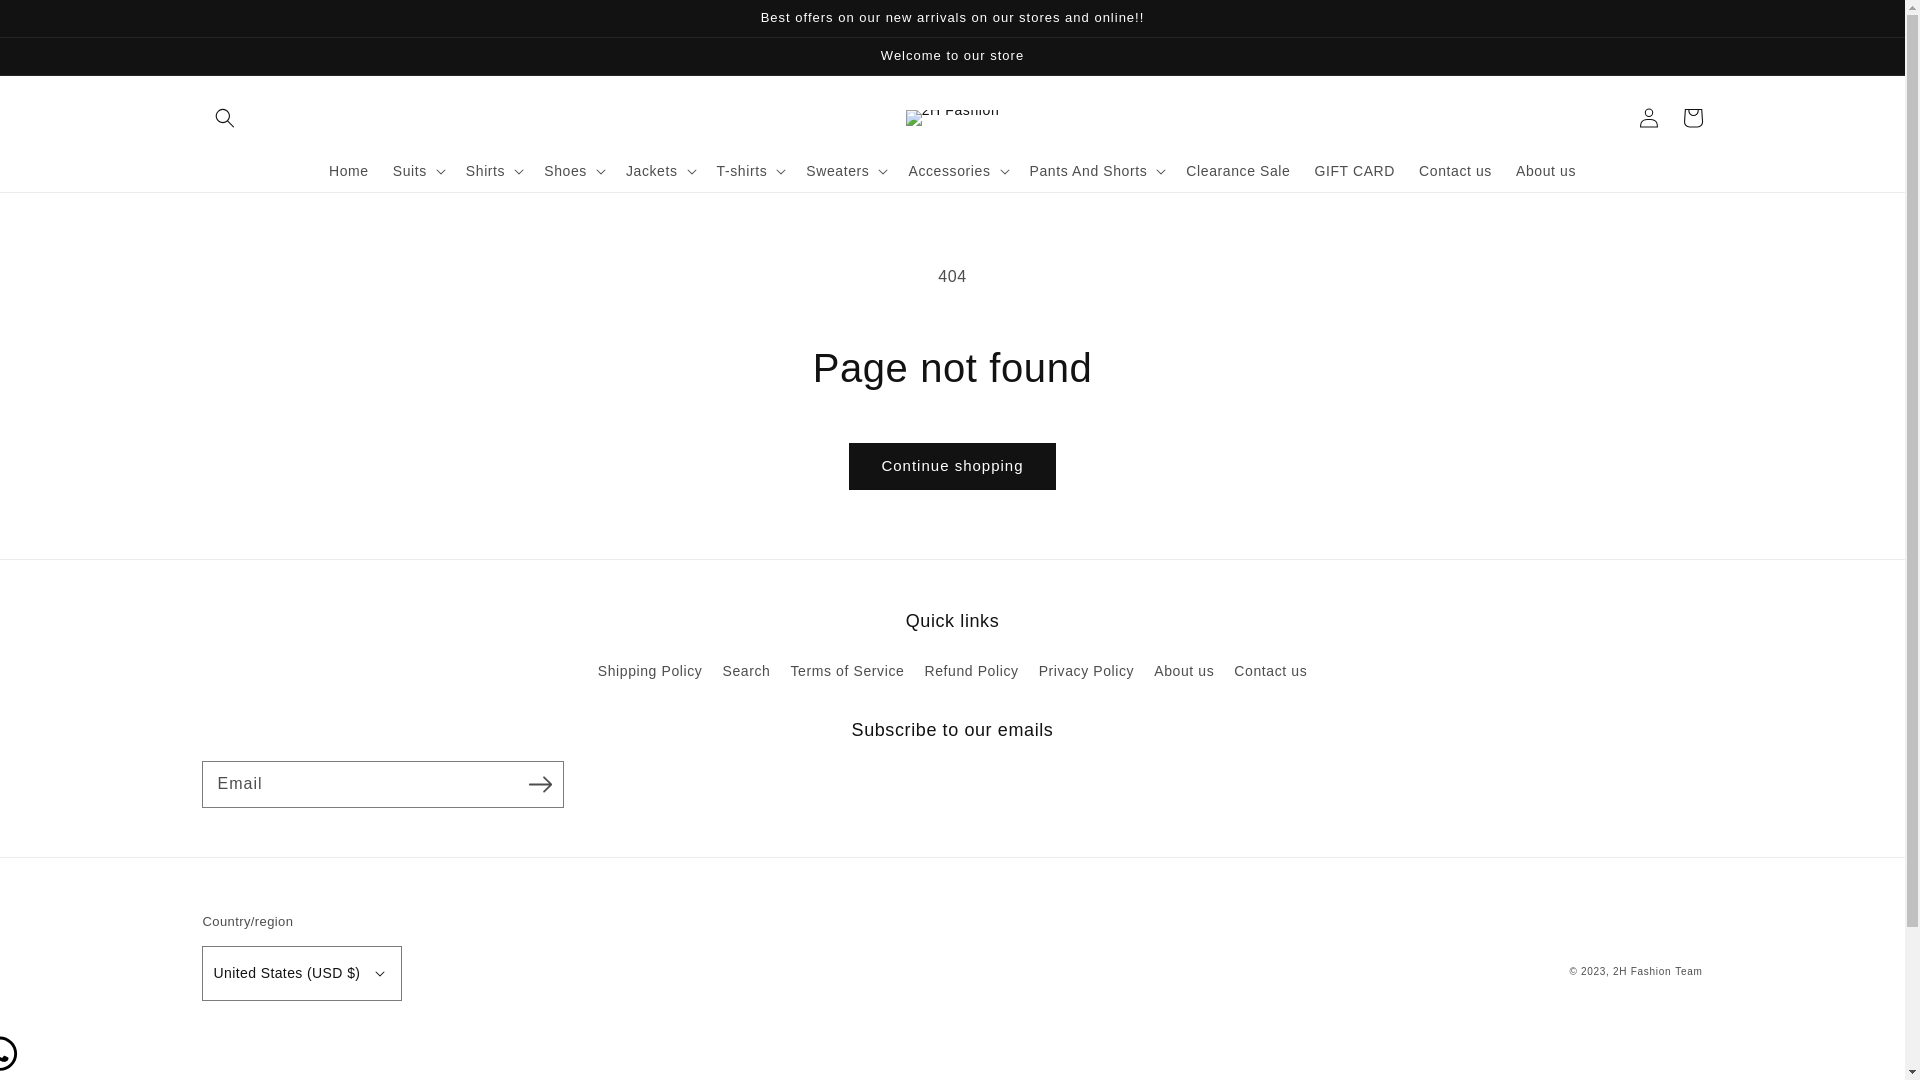 Image resolution: width=1920 pixels, height=1080 pixels. I want to click on 'Refund Policy', so click(970, 671).